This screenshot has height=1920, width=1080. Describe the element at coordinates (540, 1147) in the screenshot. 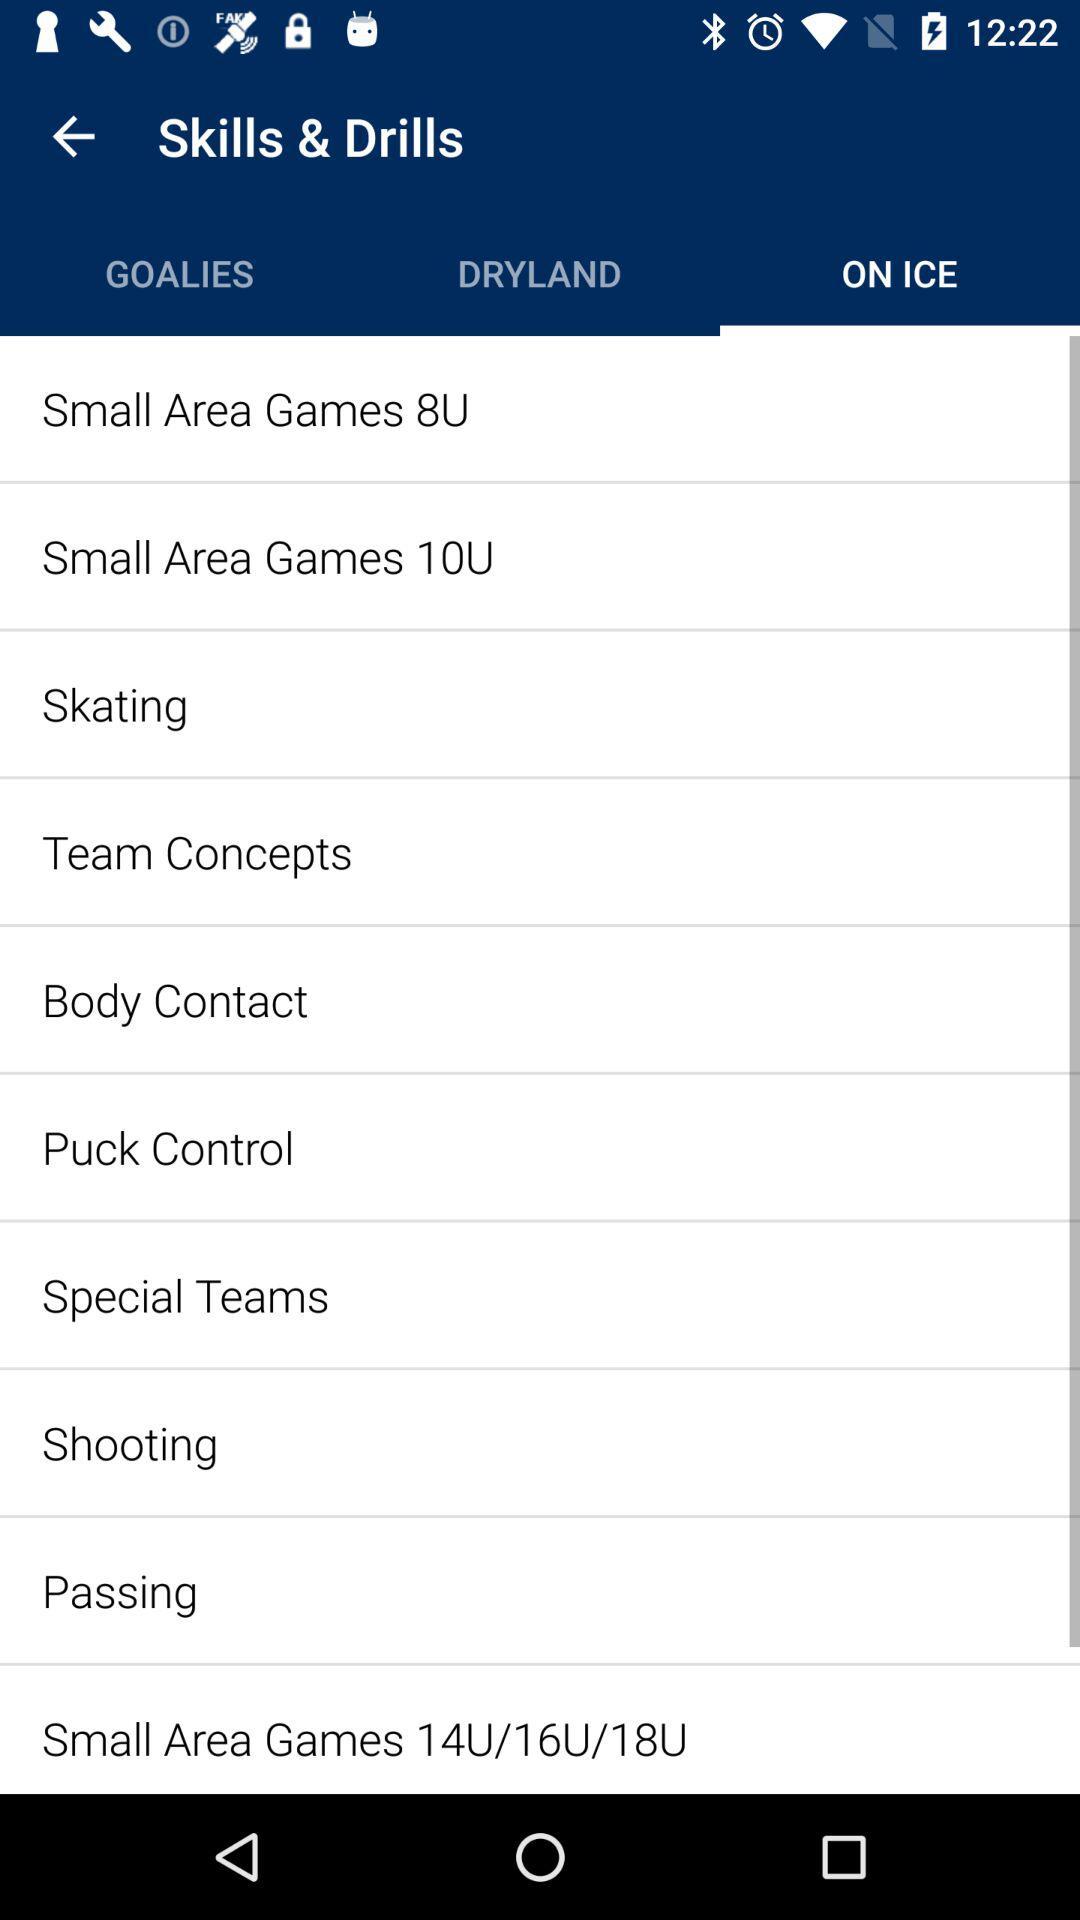

I see `the icon above the special teams` at that location.